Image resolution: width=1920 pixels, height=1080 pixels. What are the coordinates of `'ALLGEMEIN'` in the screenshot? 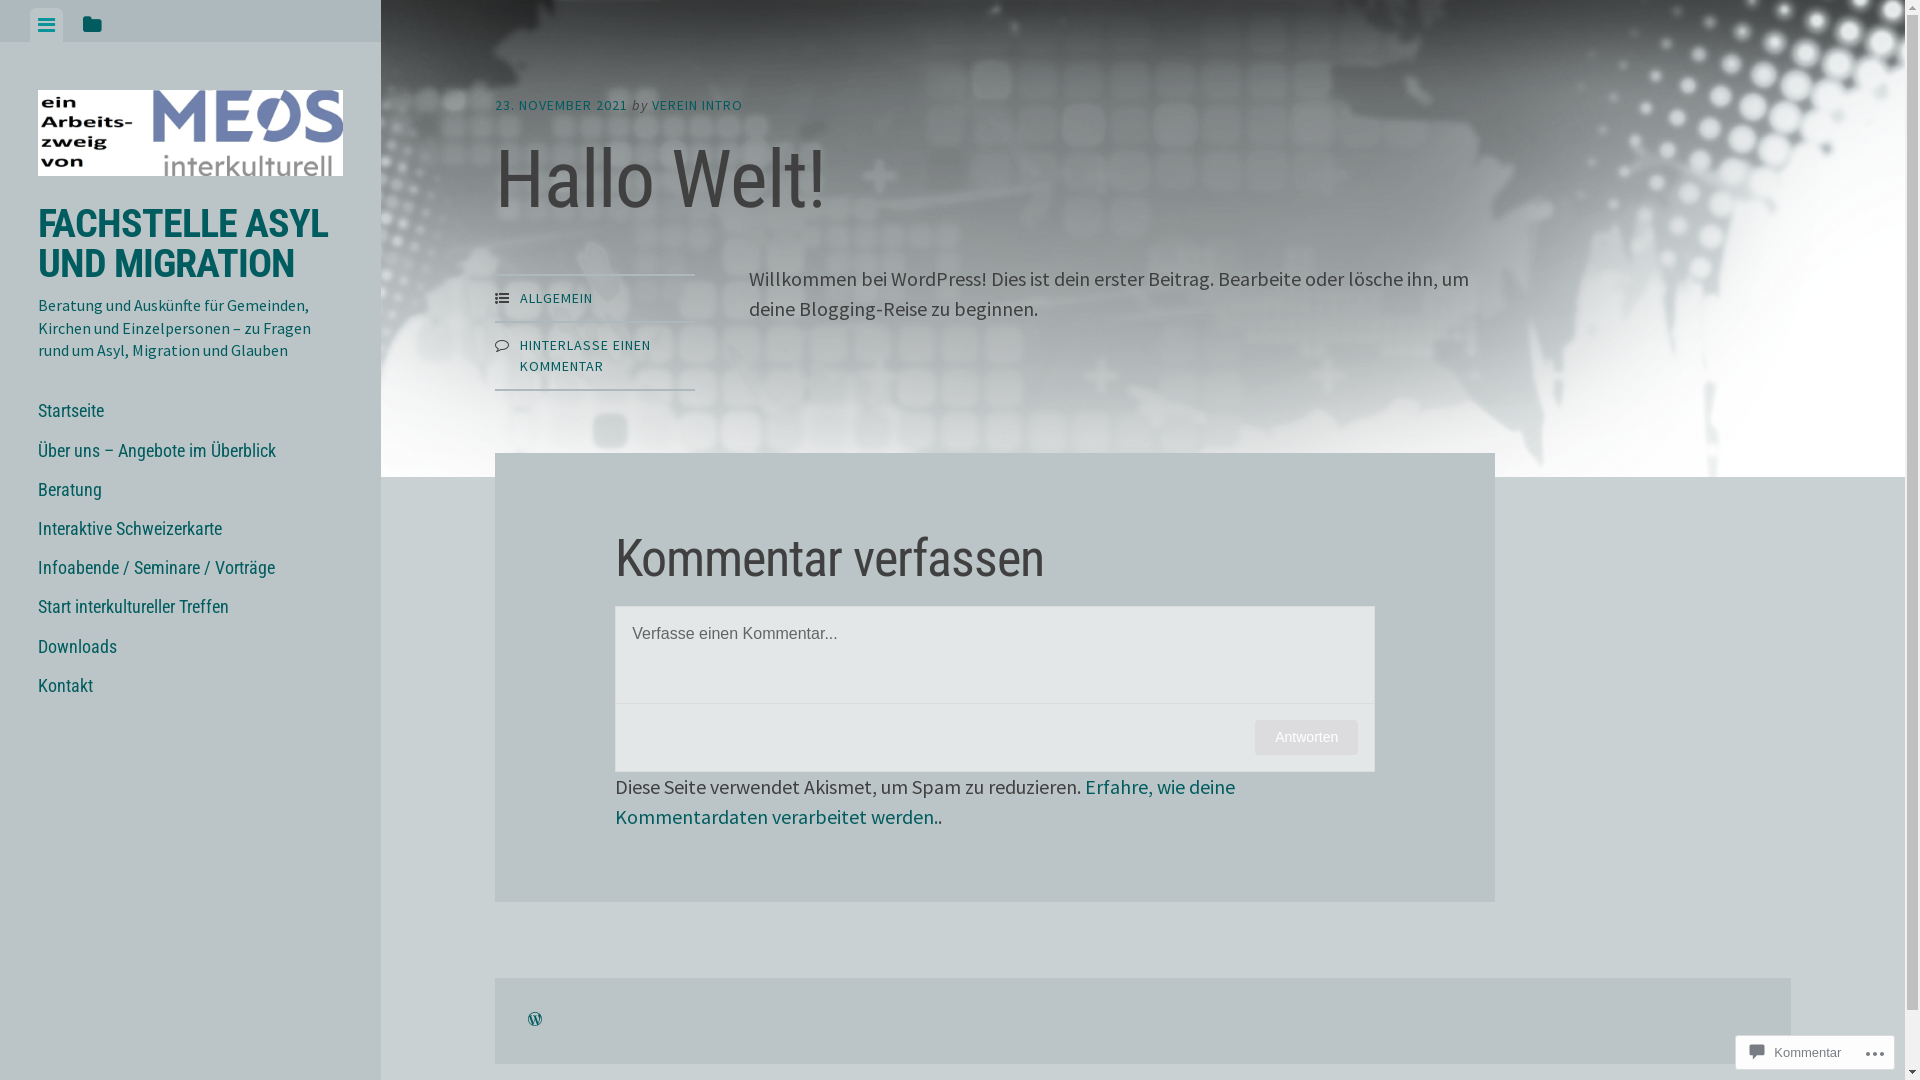 It's located at (556, 297).